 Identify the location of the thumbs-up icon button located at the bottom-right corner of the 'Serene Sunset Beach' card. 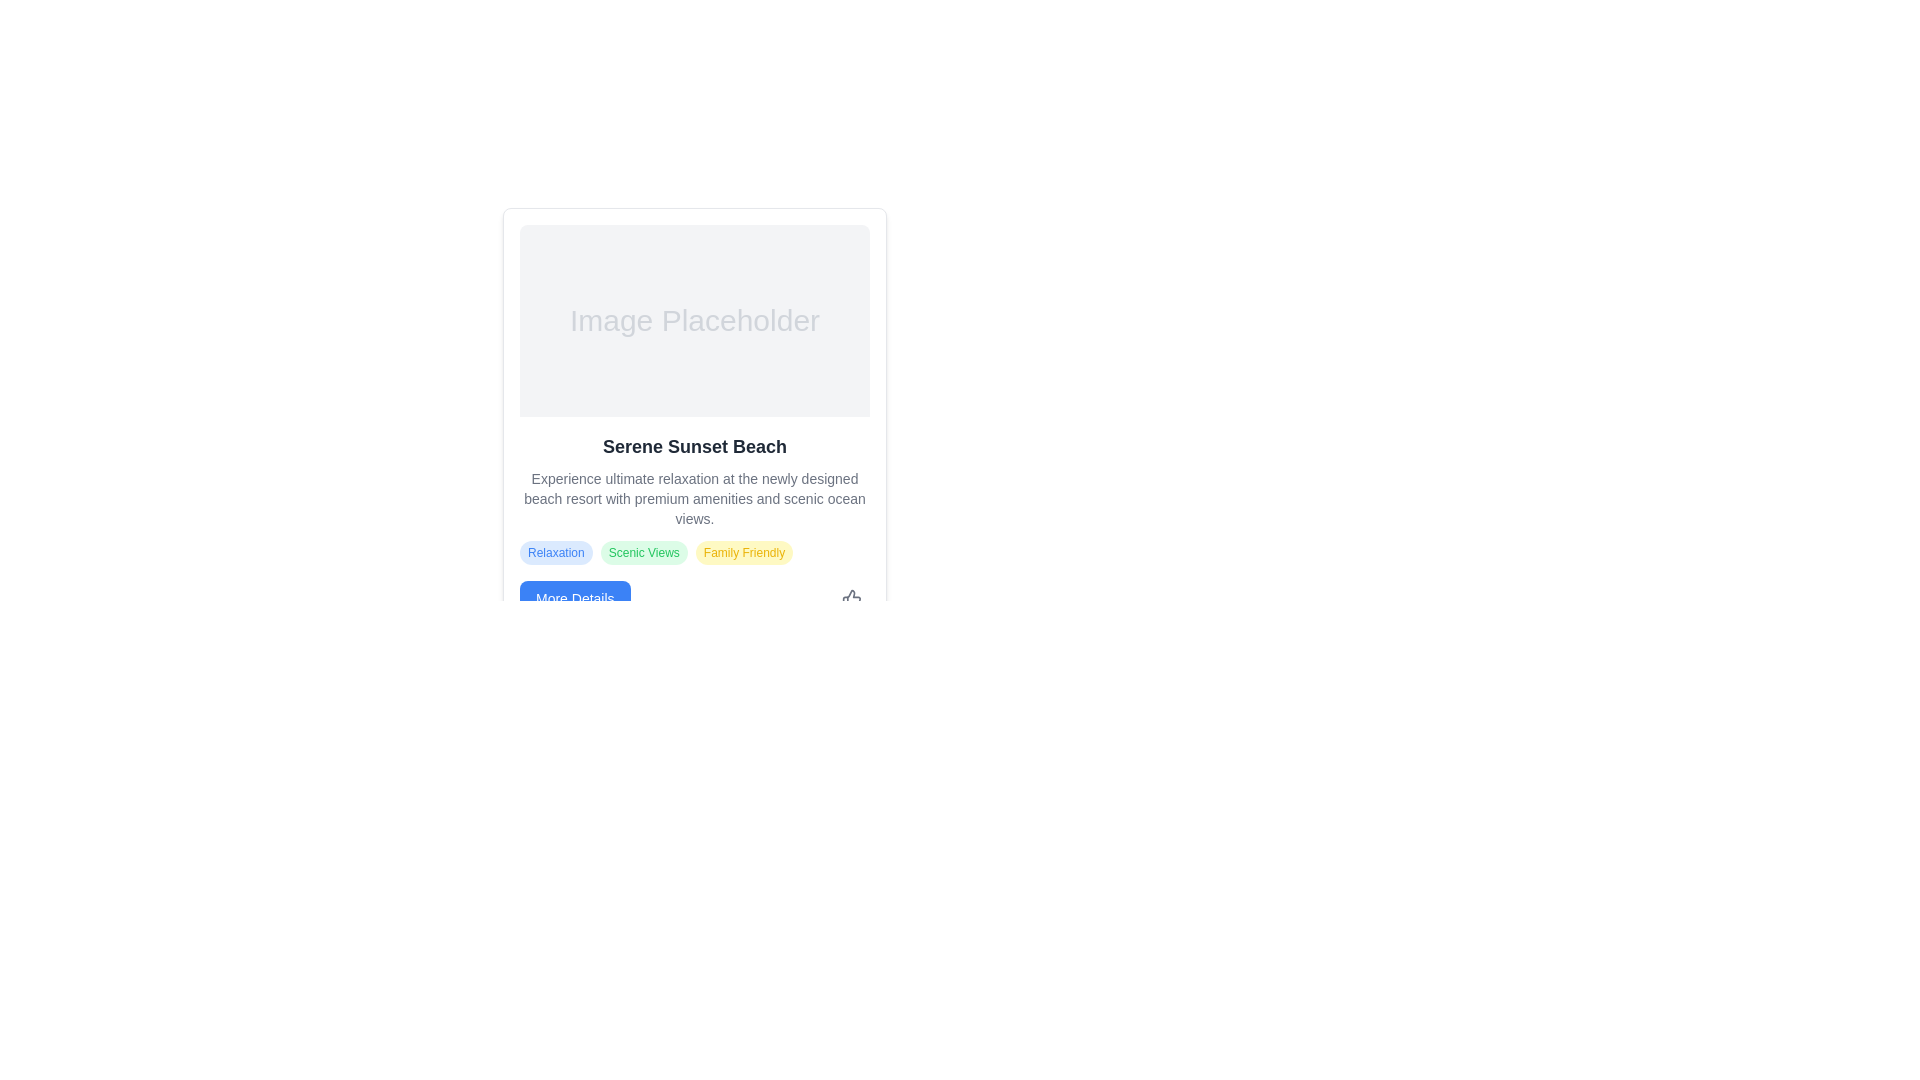
(851, 597).